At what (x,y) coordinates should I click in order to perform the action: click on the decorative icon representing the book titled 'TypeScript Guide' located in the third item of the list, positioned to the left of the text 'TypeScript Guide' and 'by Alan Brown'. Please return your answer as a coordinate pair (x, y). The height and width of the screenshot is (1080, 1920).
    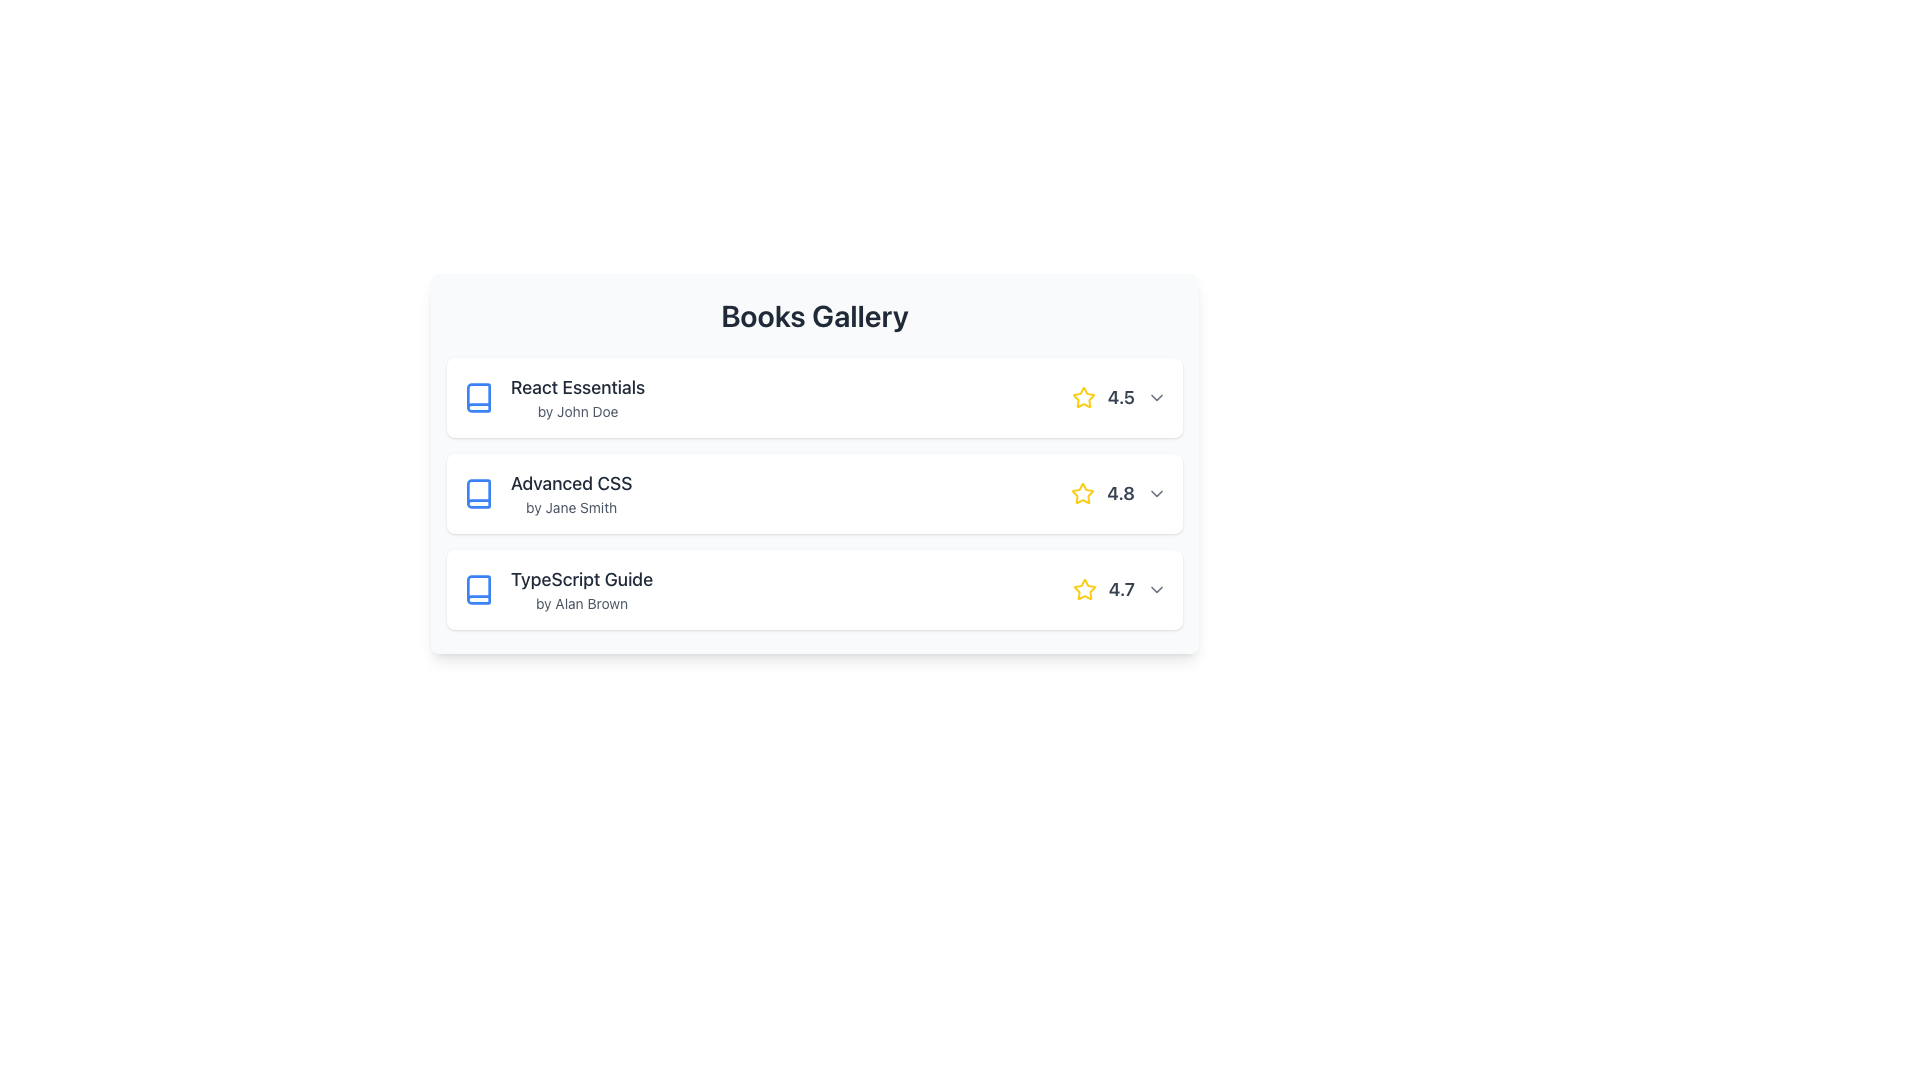
    Looking at the image, I should click on (478, 589).